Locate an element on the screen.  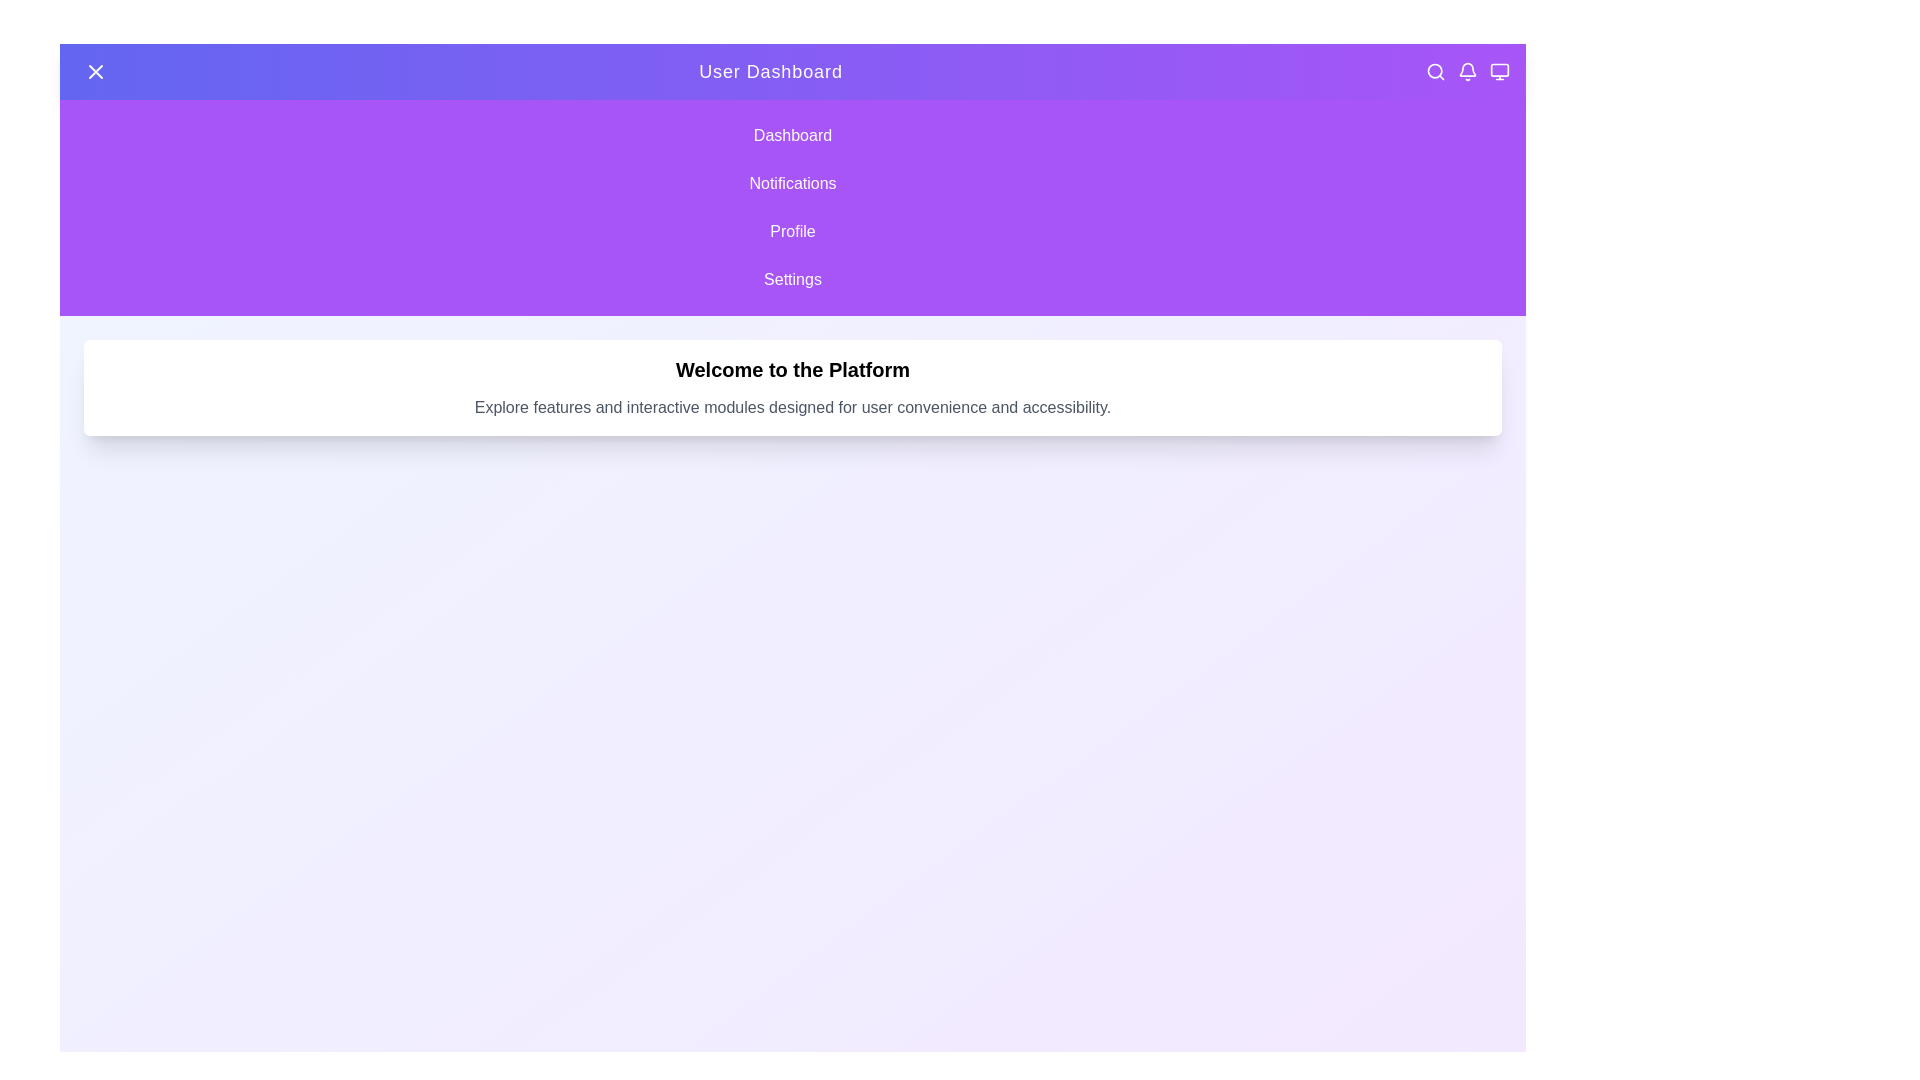
the button with the 'X' or 'Menu' icon to toggle the side menu visibility is located at coordinates (95, 71).